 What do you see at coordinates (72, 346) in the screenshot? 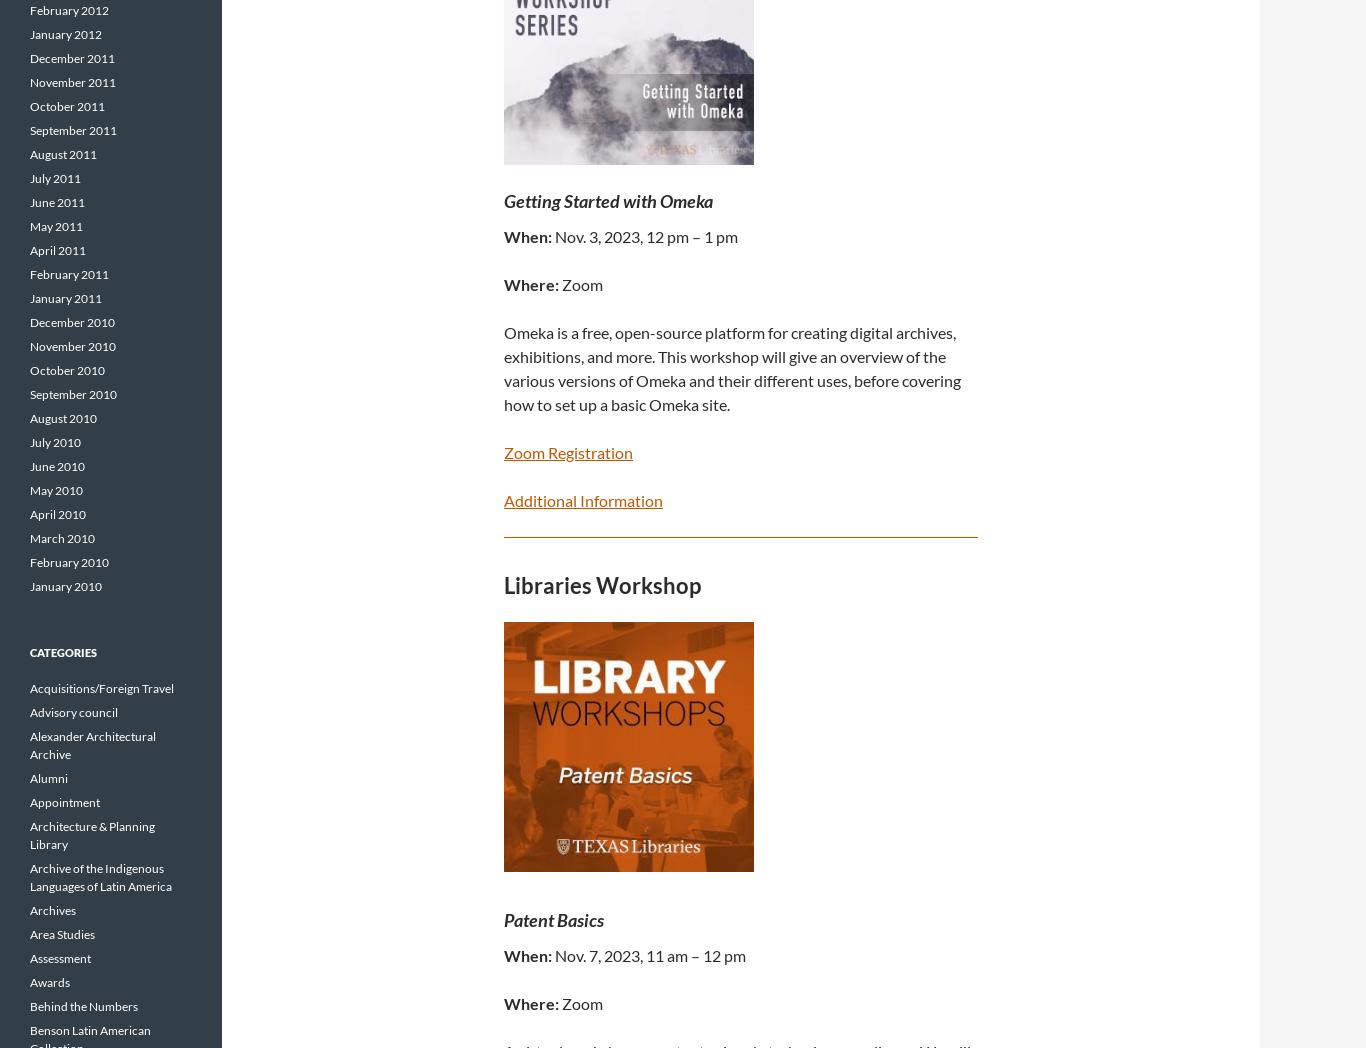
I see `'November 2010'` at bounding box center [72, 346].